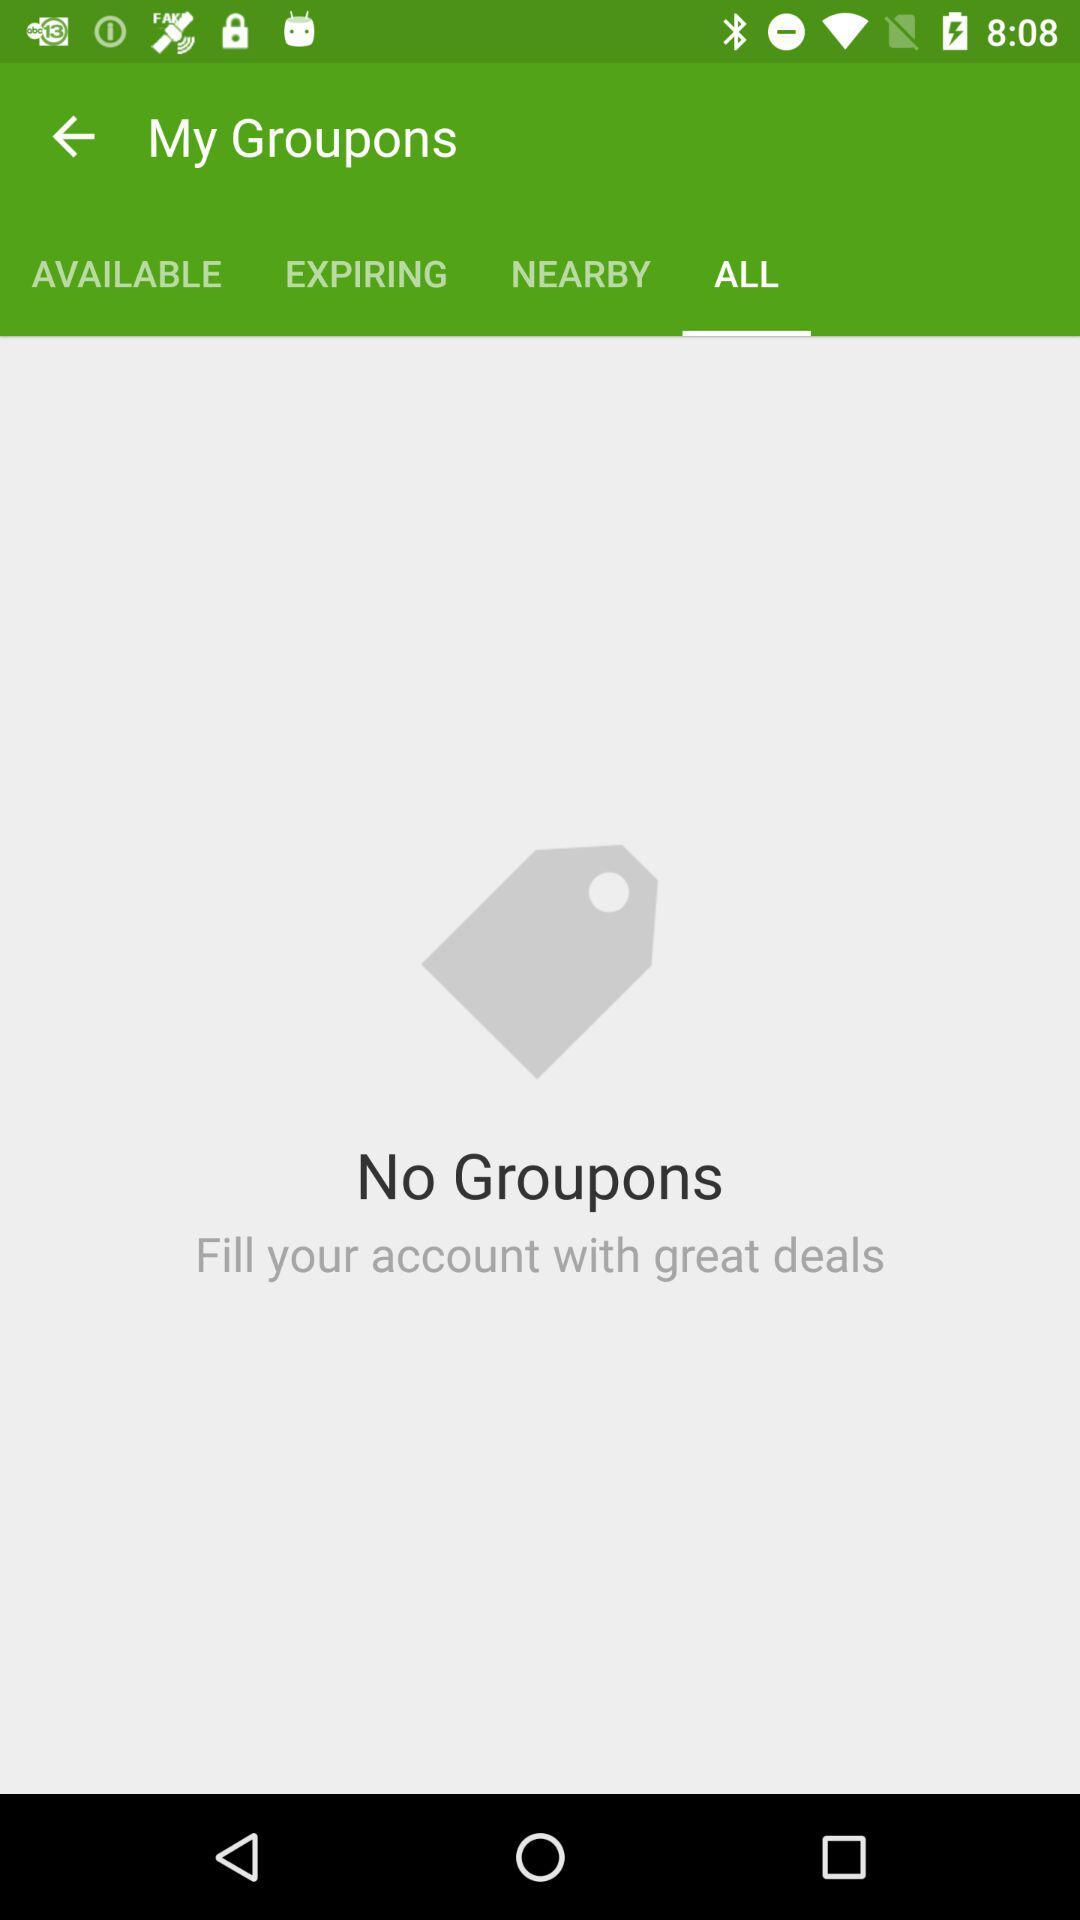 This screenshot has width=1080, height=1920. Describe the element at coordinates (746, 272) in the screenshot. I see `all app` at that location.